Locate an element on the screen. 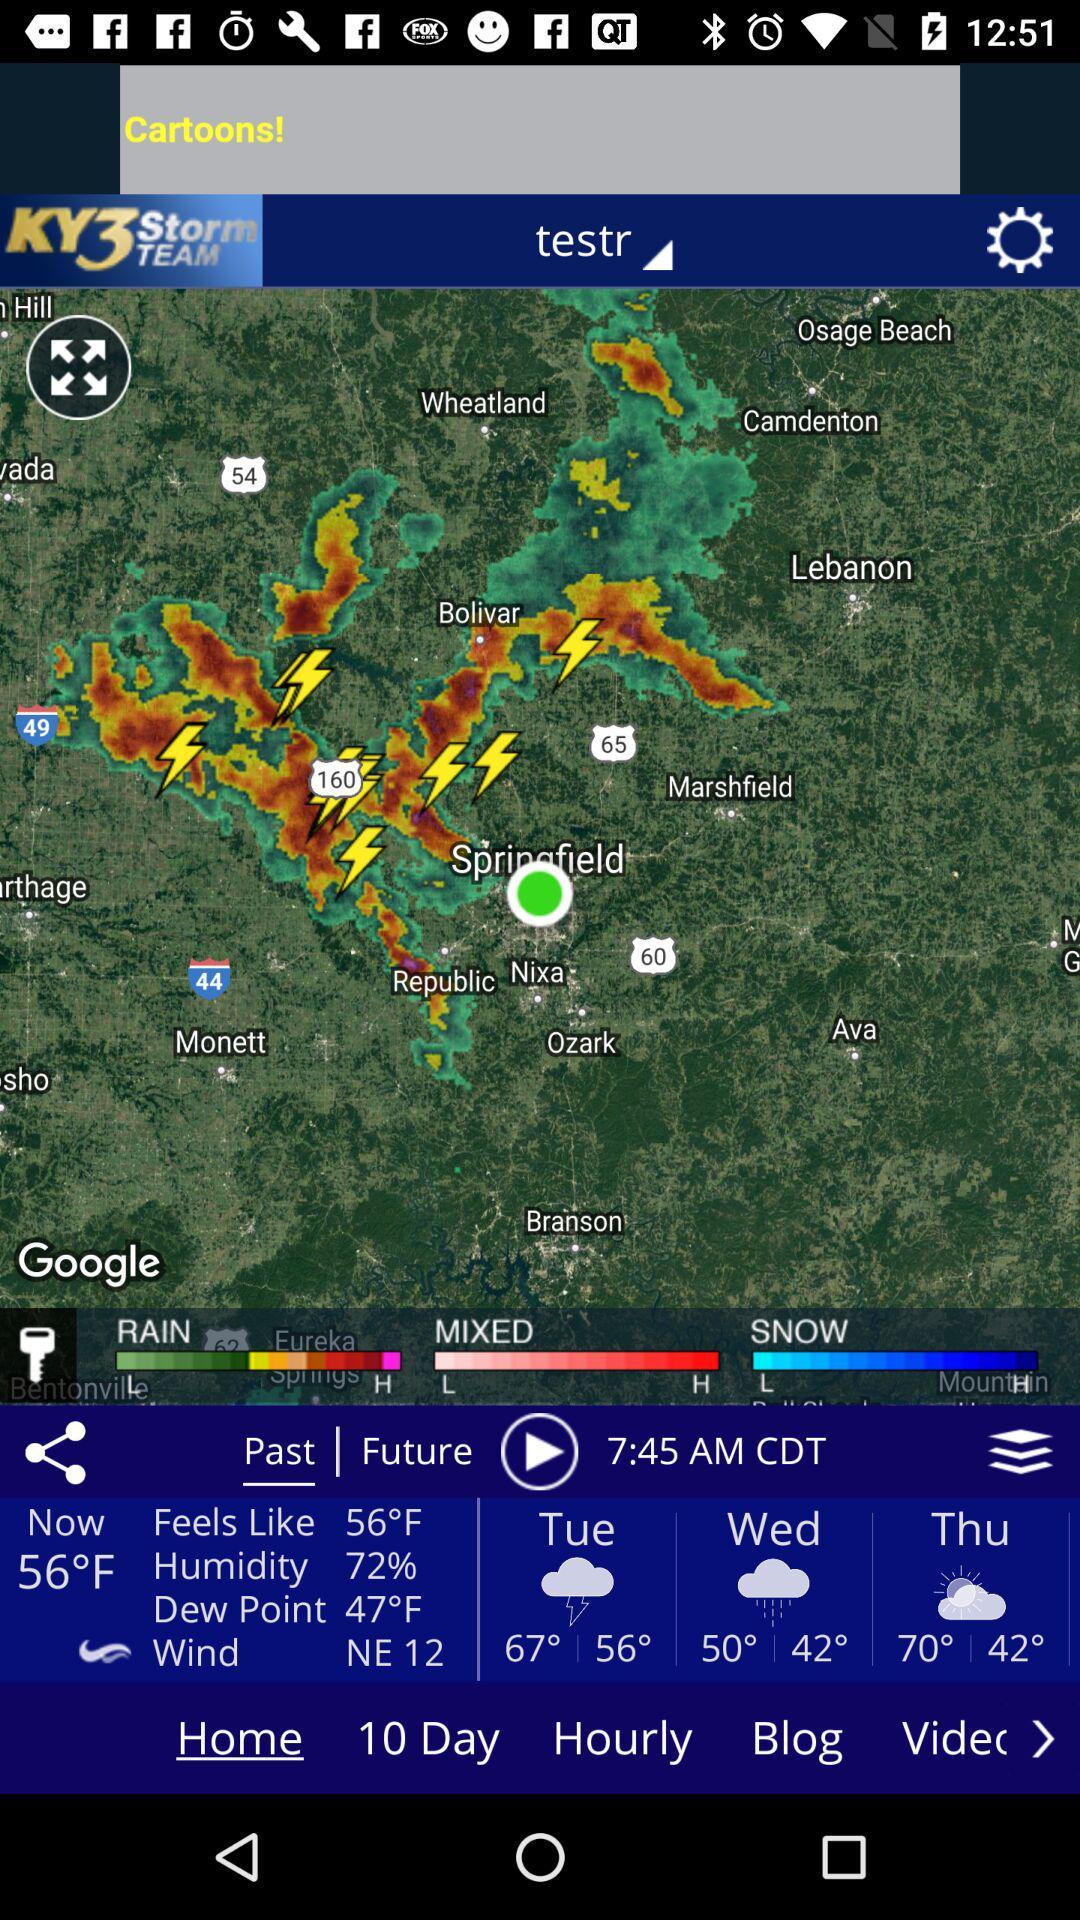  the arrow_forward icon is located at coordinates (1042, 1737).